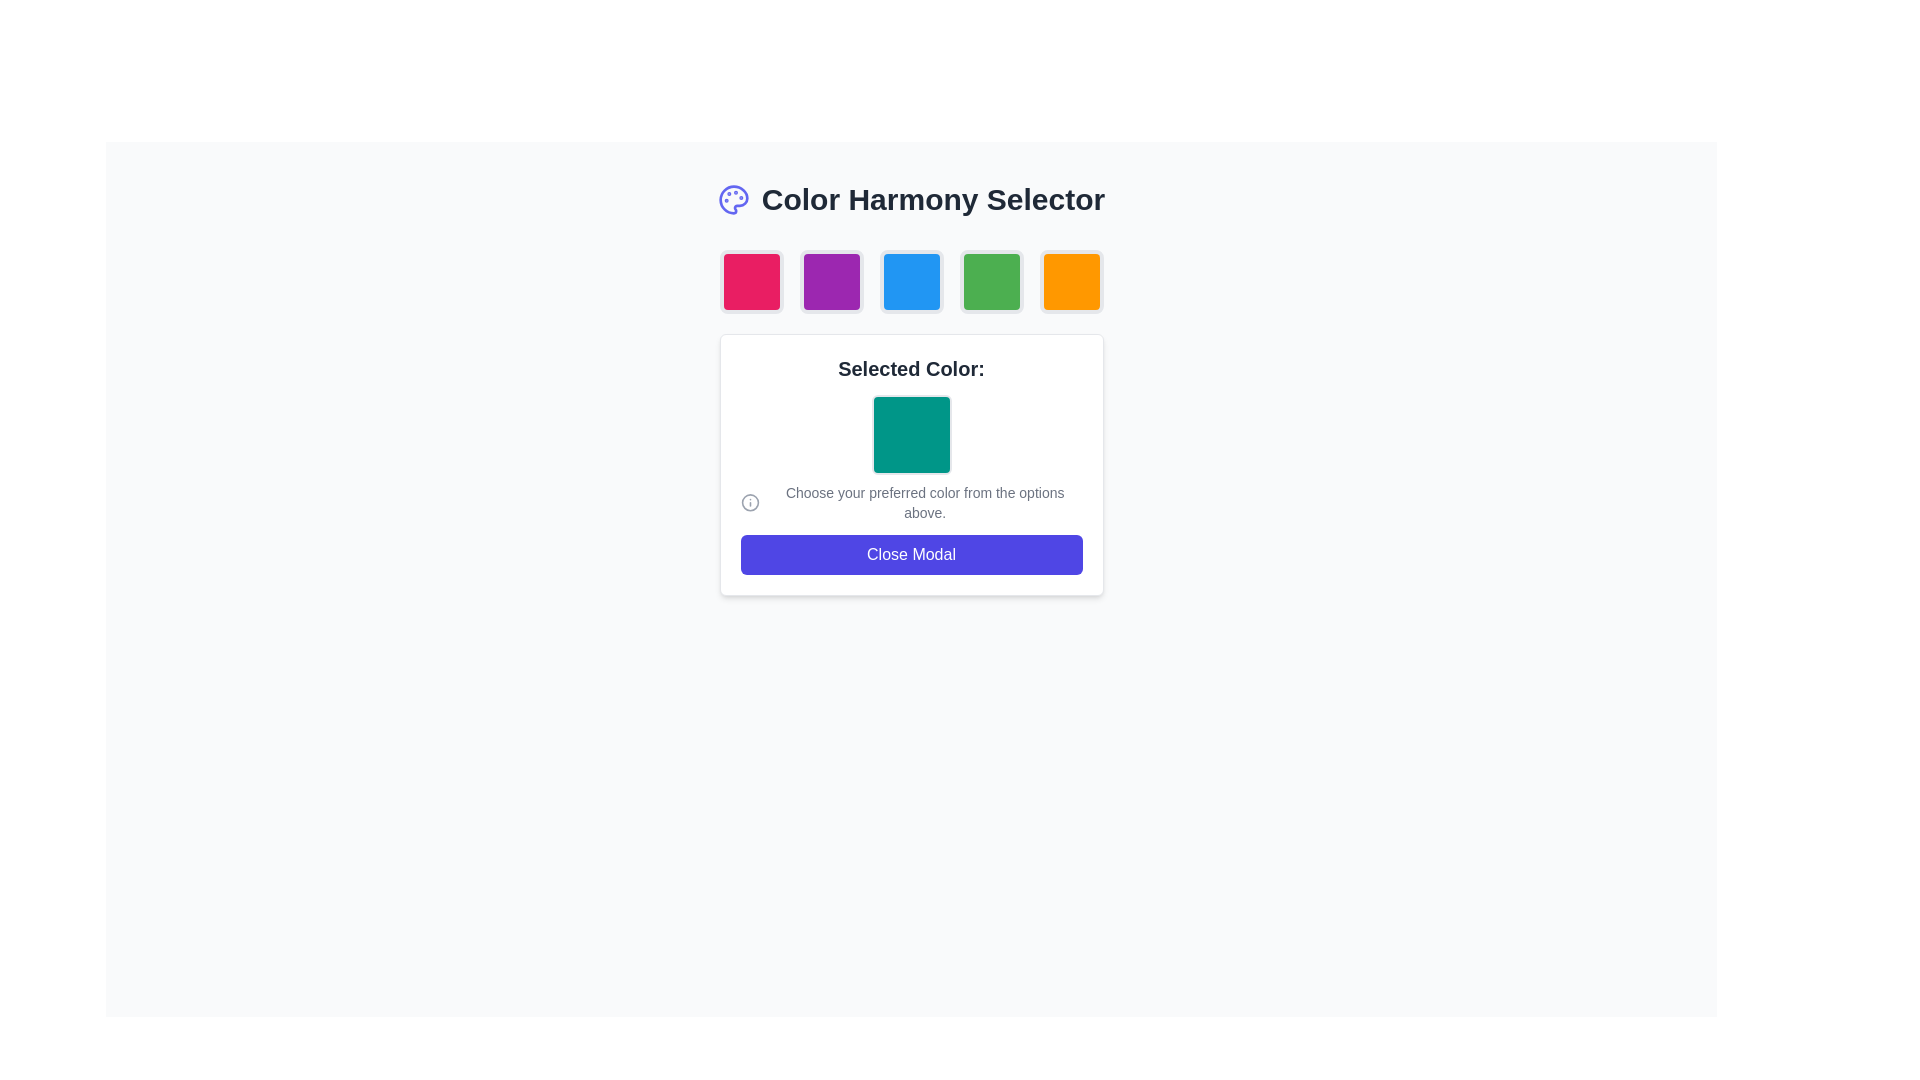 Image resolution: width=1920 pixels, height=1080 pixels. I want to click on the informational icon located immediately to the left of the text 'Choose your preferred color from the options above.' in the lower center of the modal dialog box, so click(749, 501).